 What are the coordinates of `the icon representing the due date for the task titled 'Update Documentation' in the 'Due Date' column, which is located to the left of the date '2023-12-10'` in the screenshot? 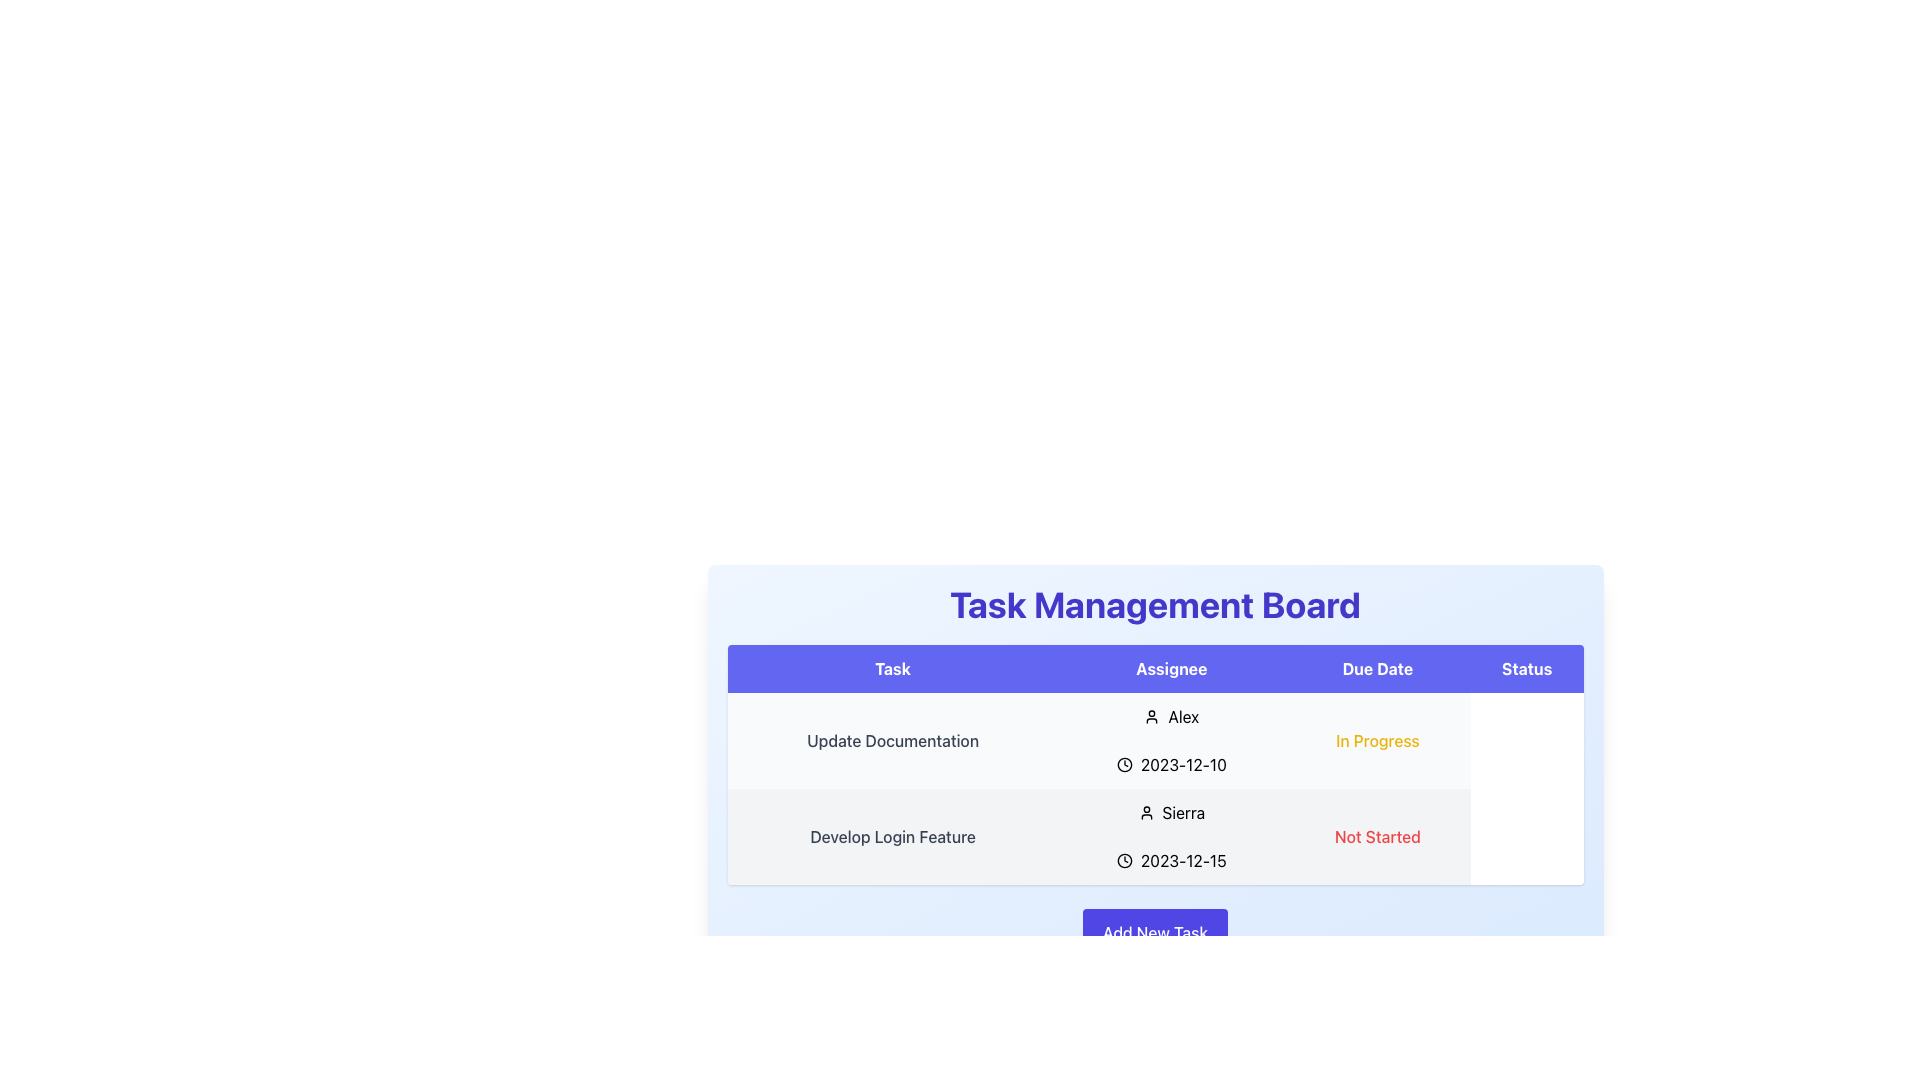 It's located at (1124, 764).